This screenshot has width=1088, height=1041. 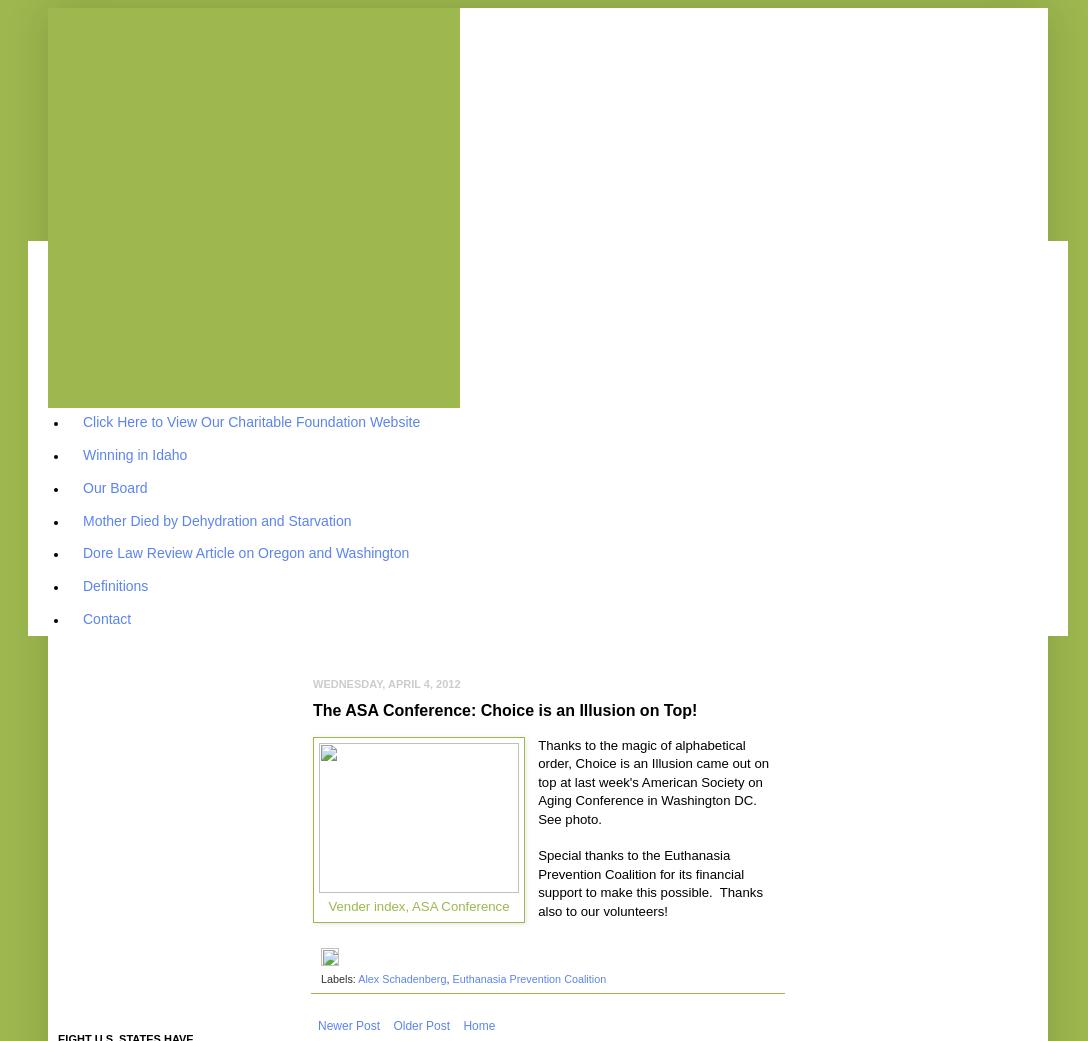 I want to click on 'Our Board', so click(x=115, y=485).